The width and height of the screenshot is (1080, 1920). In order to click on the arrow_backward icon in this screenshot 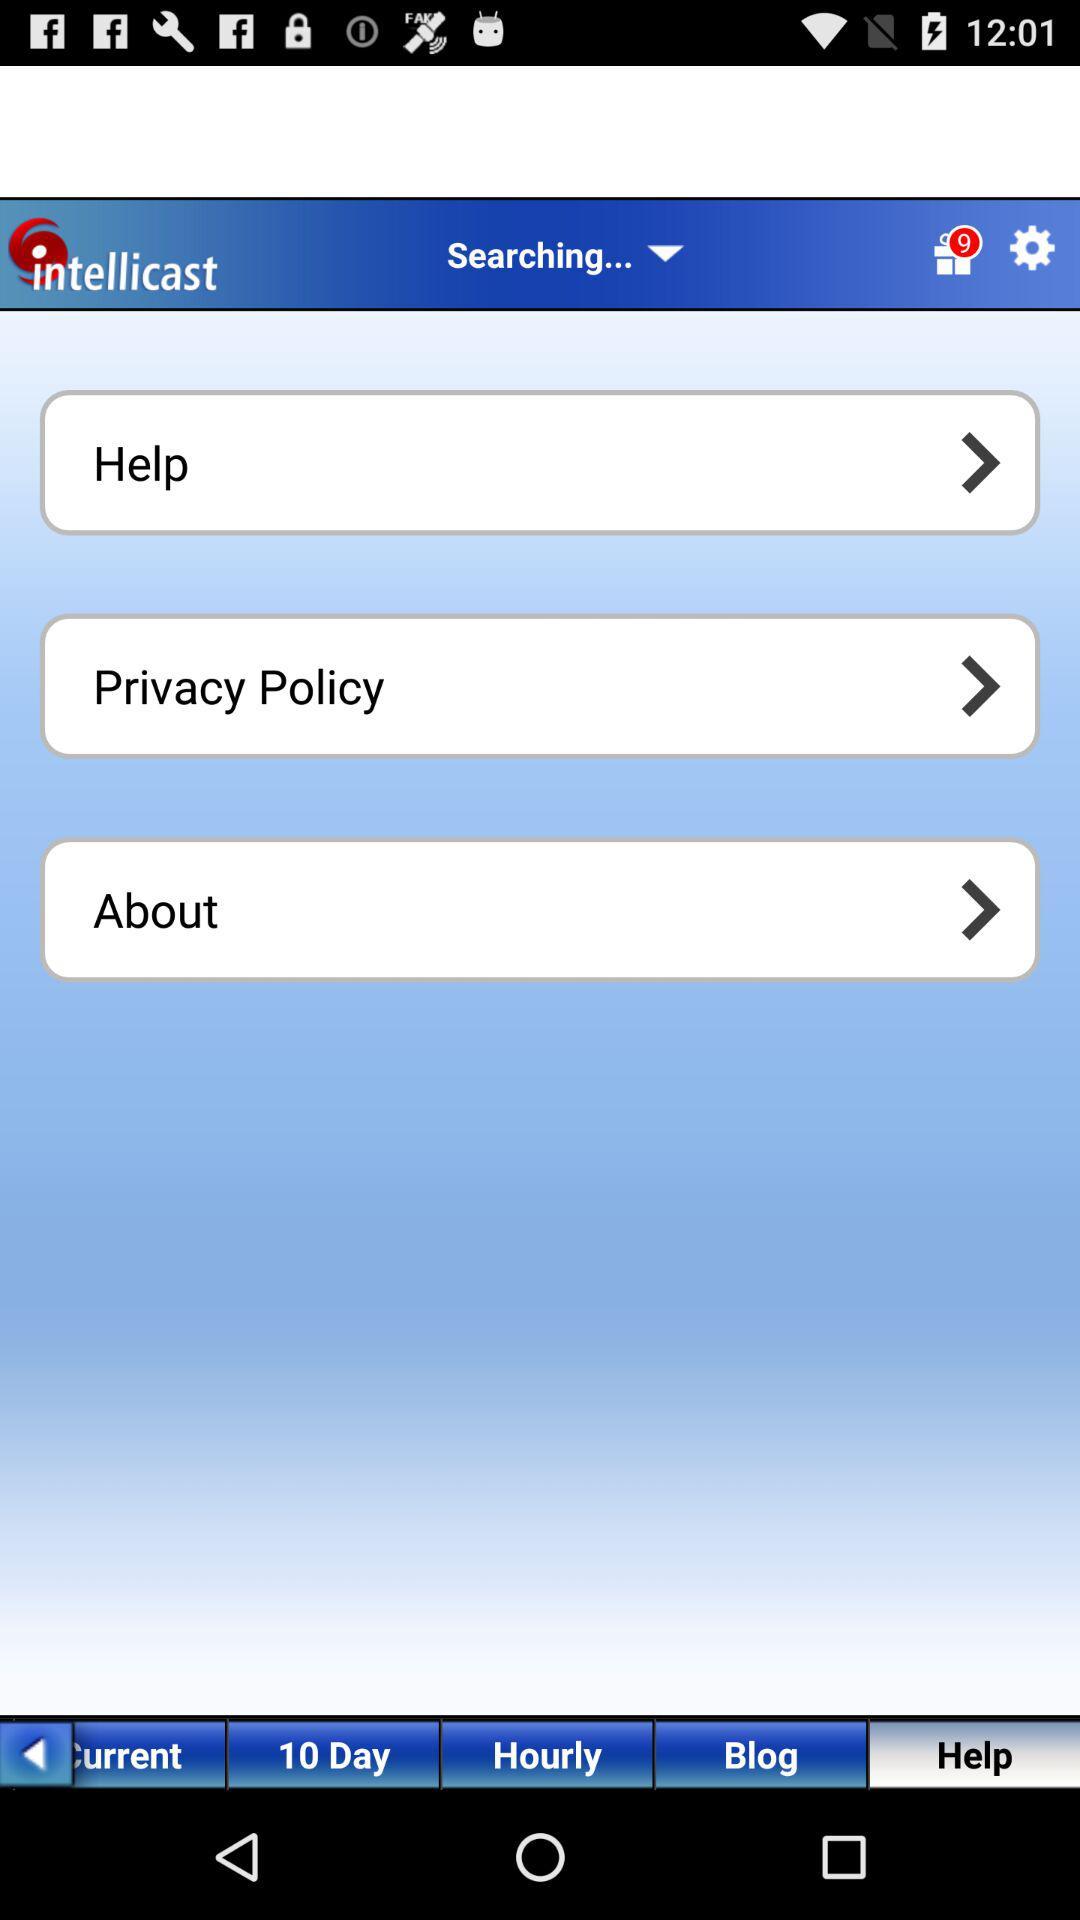, I will do `click(48, 1876)`.